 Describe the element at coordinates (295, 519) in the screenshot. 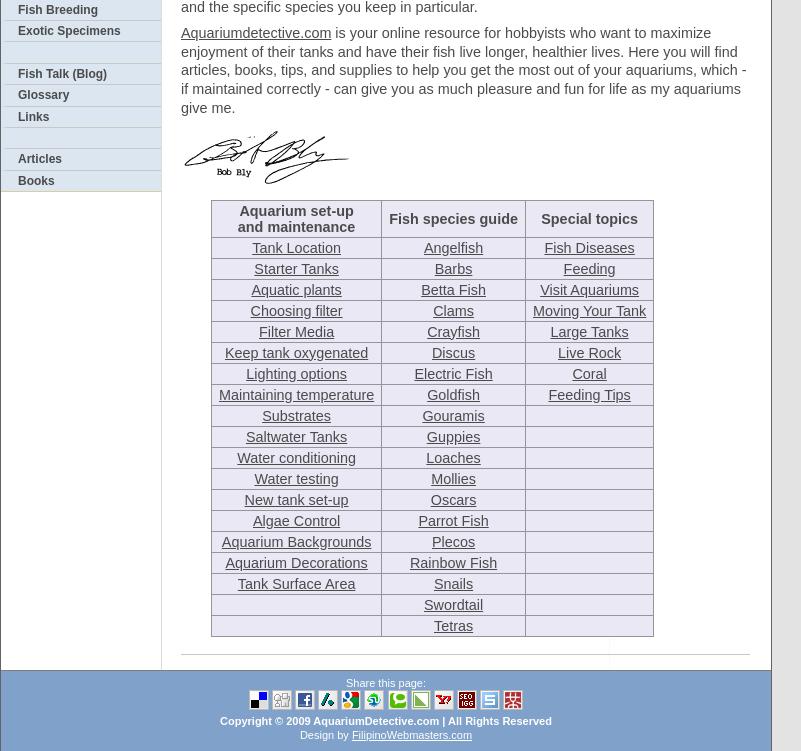

I see `'Algae Control'` at that location.